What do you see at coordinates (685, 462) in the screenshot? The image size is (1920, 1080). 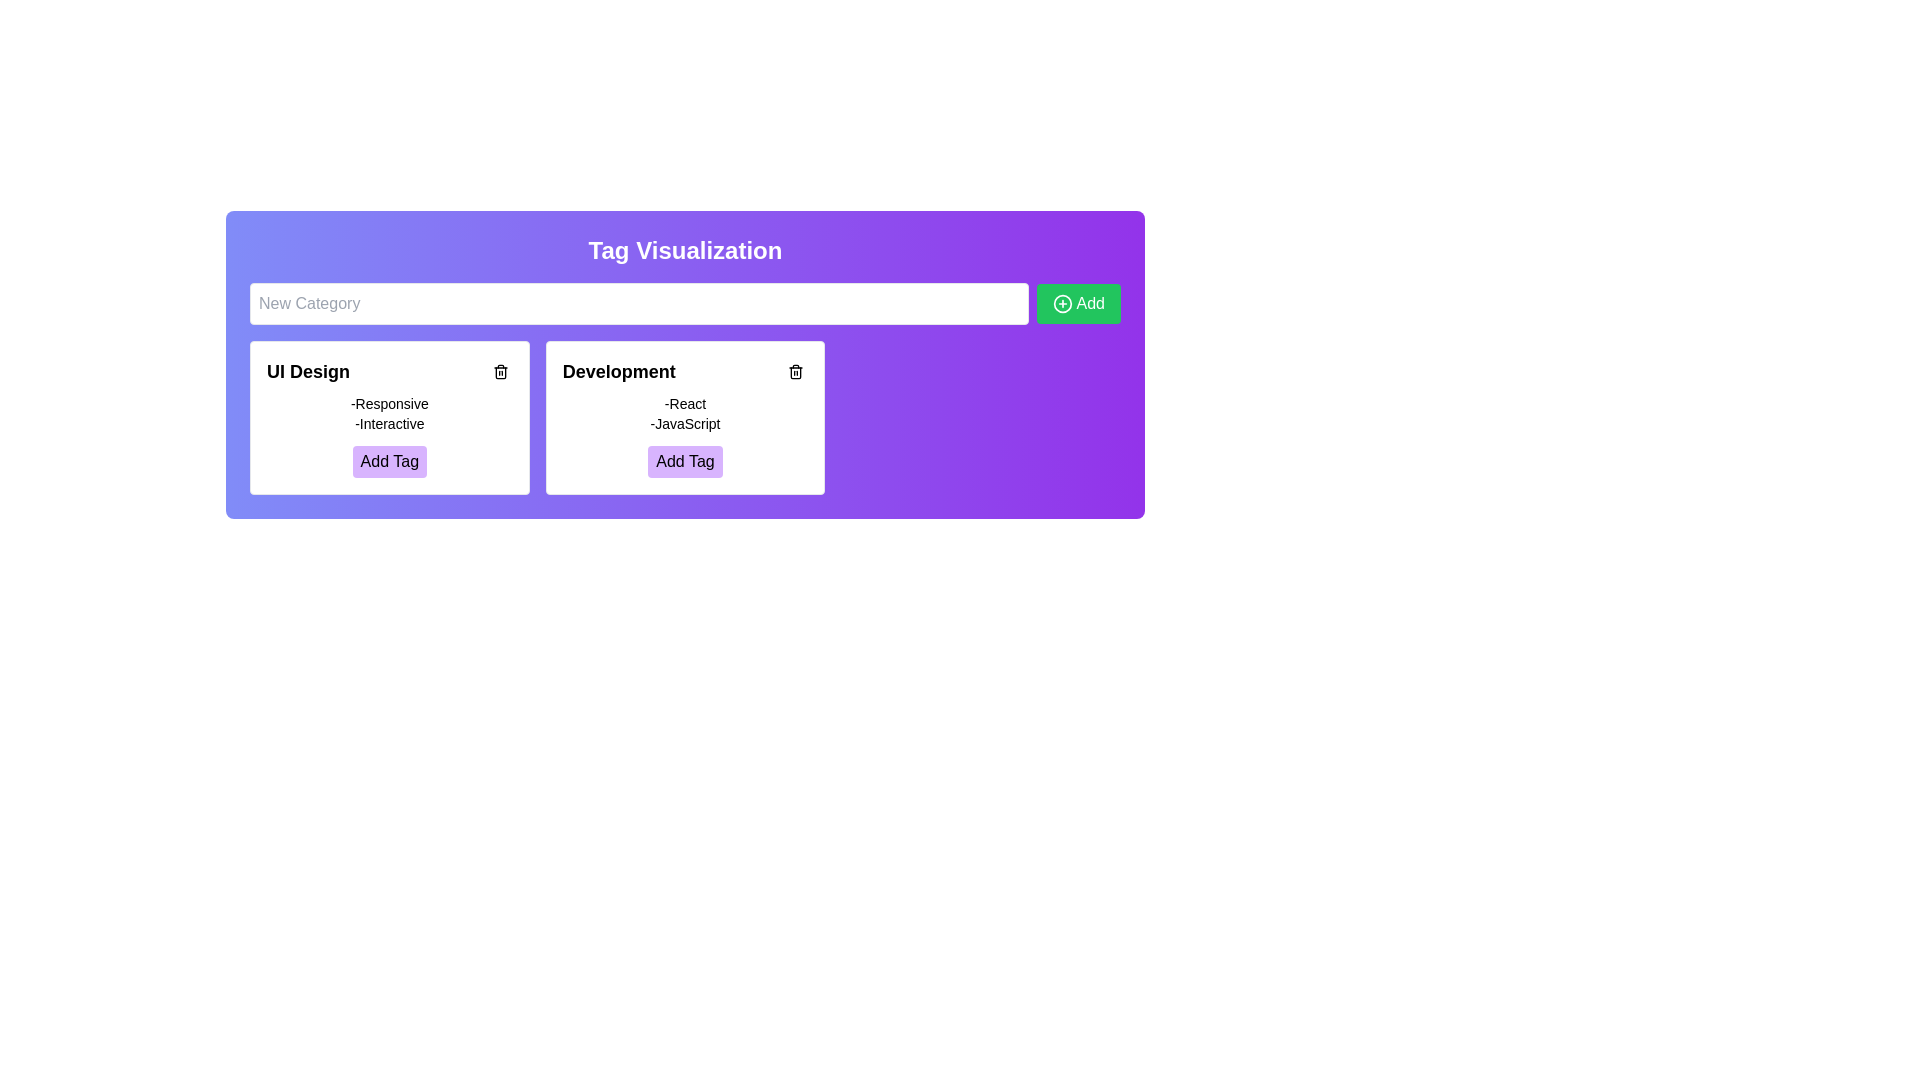 I see `the second 'Add Tag' button located in the 'Development' card, which is positioned to the right of the 'UI Design' card` at bounding box center [685, 462].